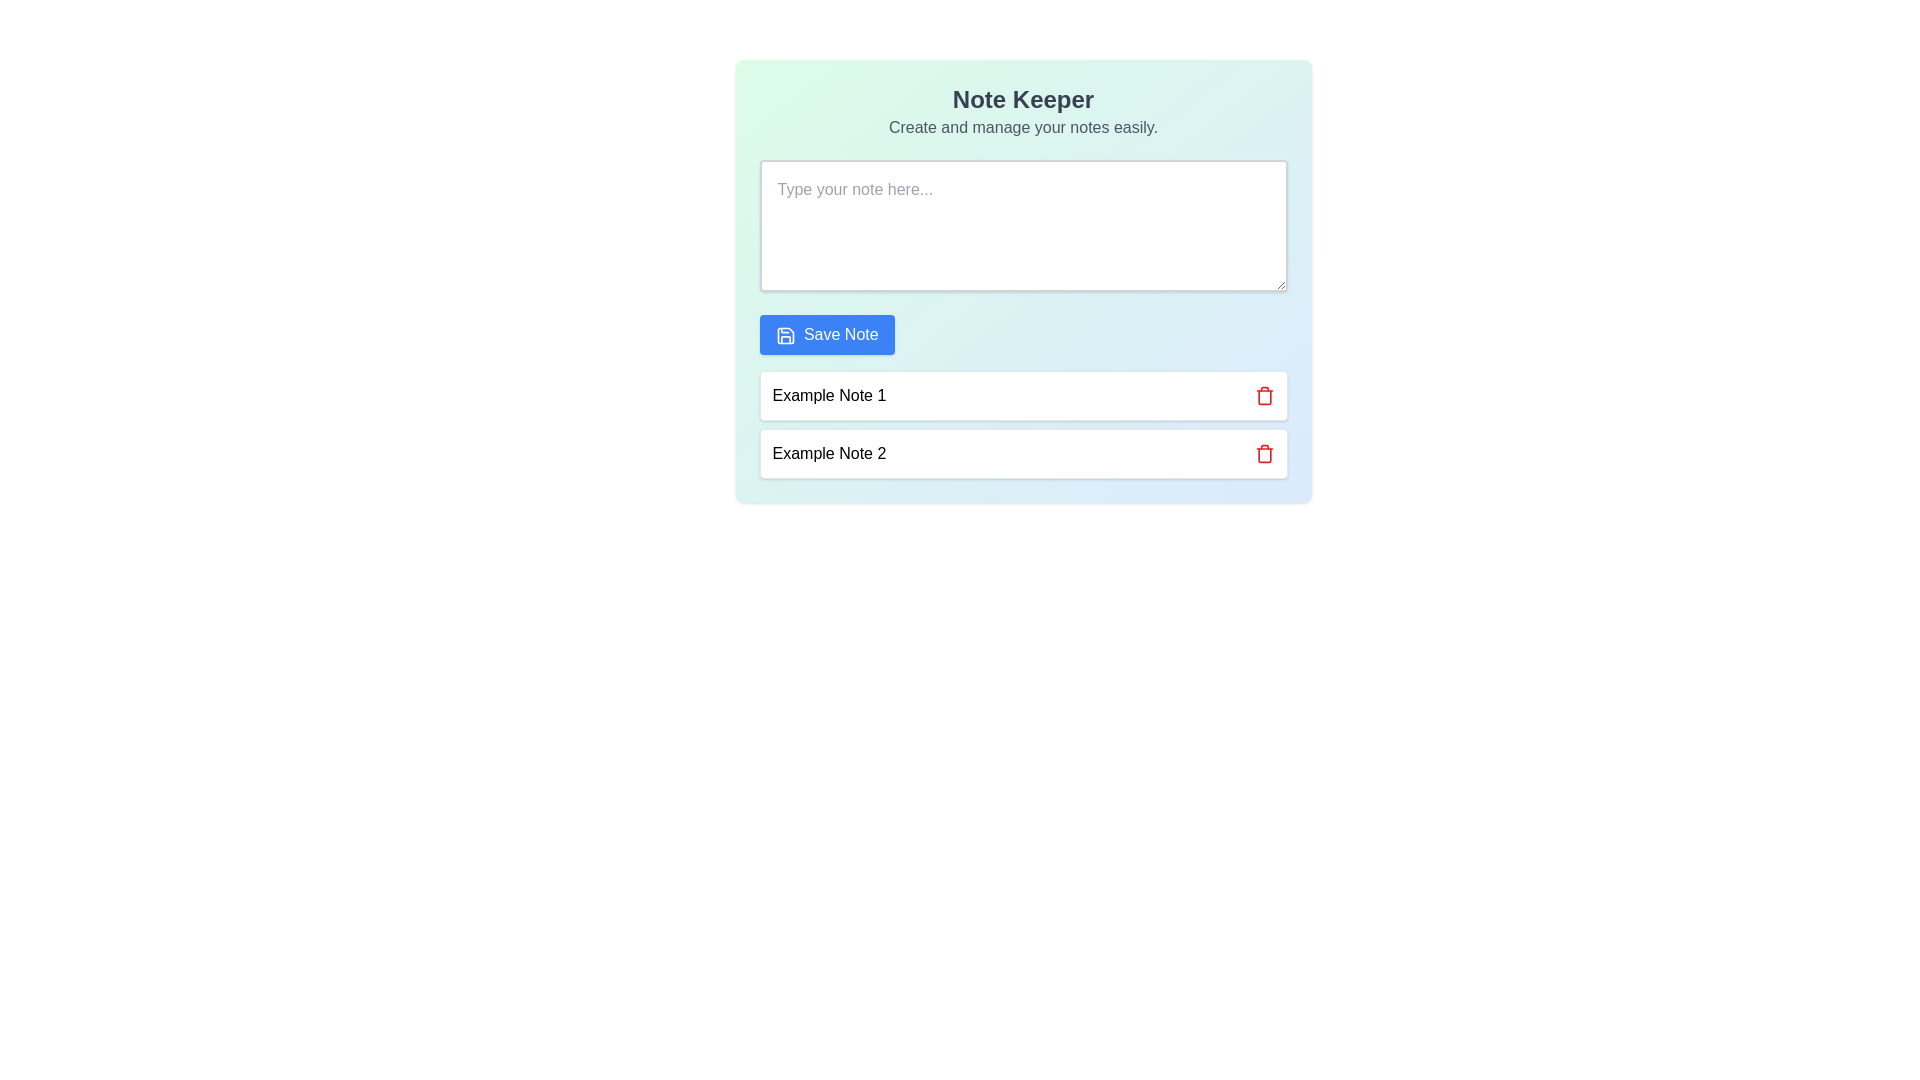  I want to click on the save button located below the 'Type your note here...' text input field, so click(827, 334).